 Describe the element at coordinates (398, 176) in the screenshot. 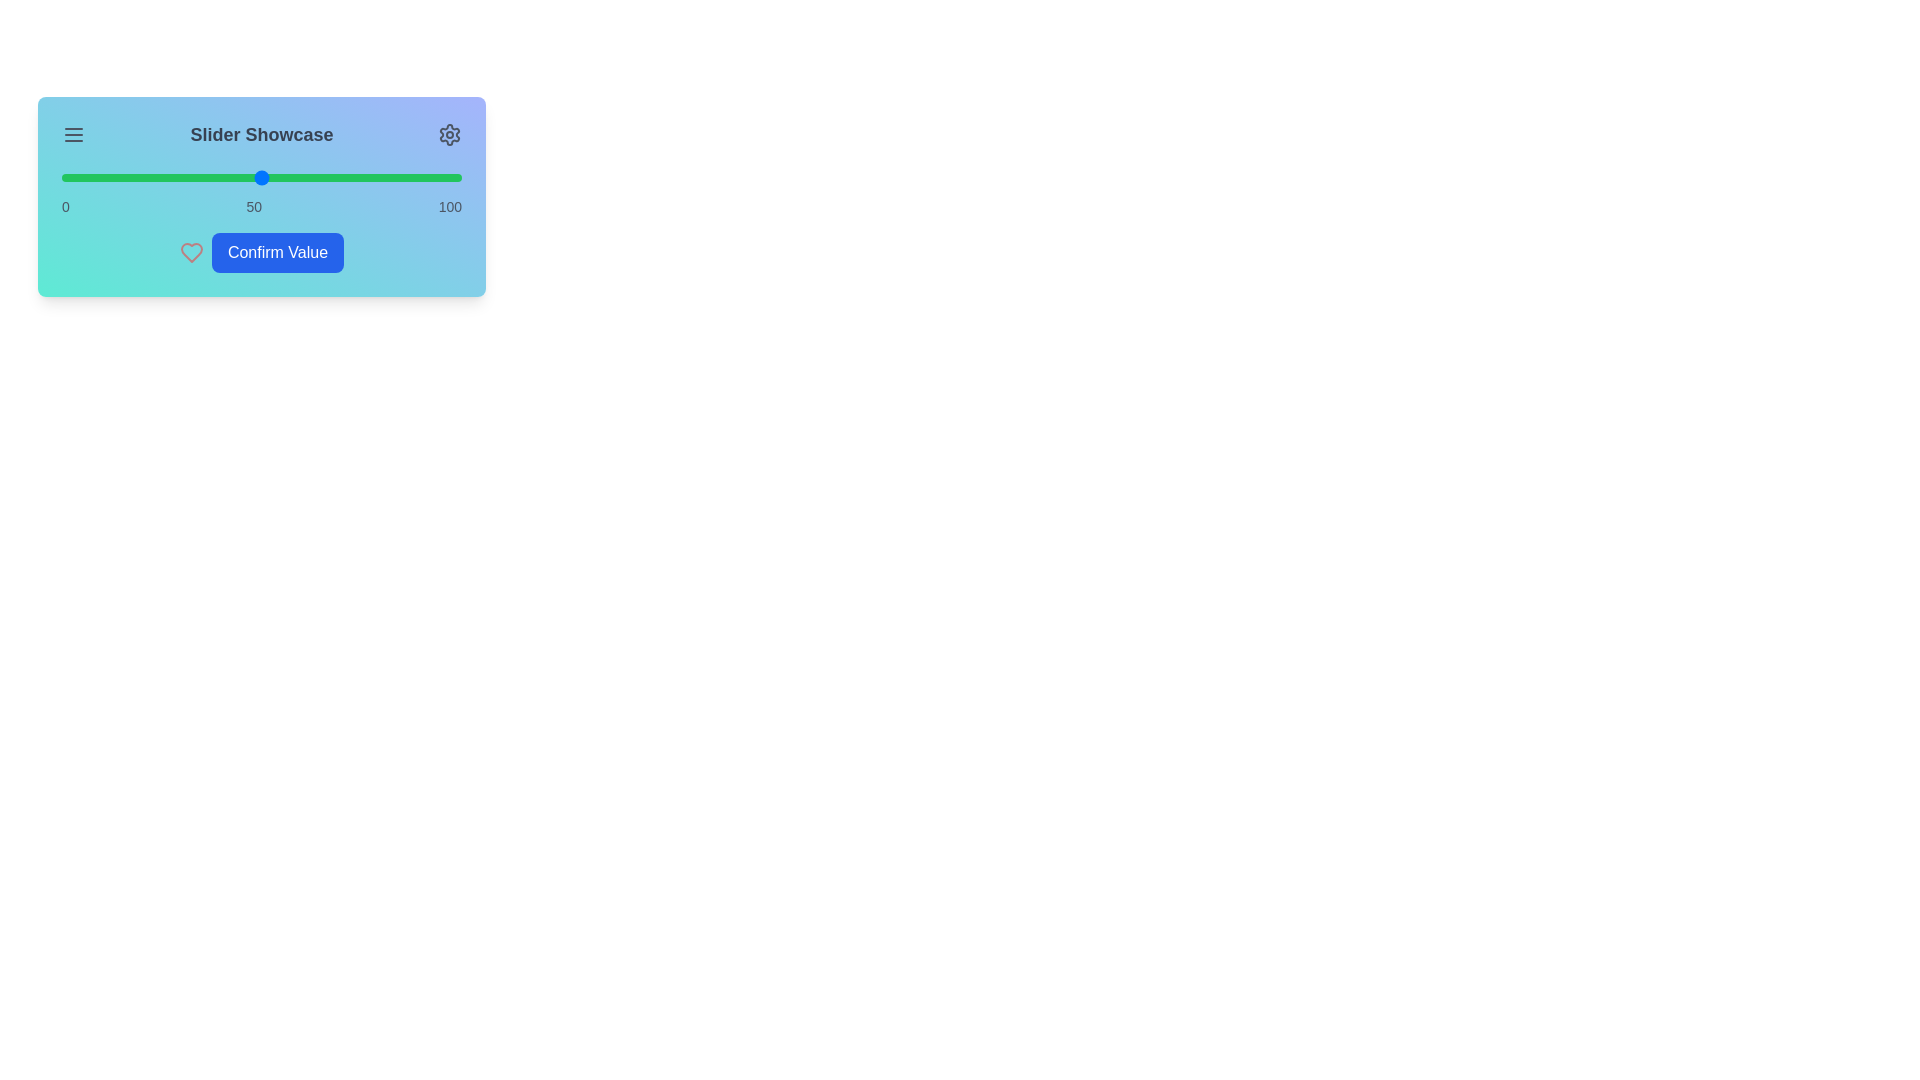

I see `the slider to 84%` at that location.